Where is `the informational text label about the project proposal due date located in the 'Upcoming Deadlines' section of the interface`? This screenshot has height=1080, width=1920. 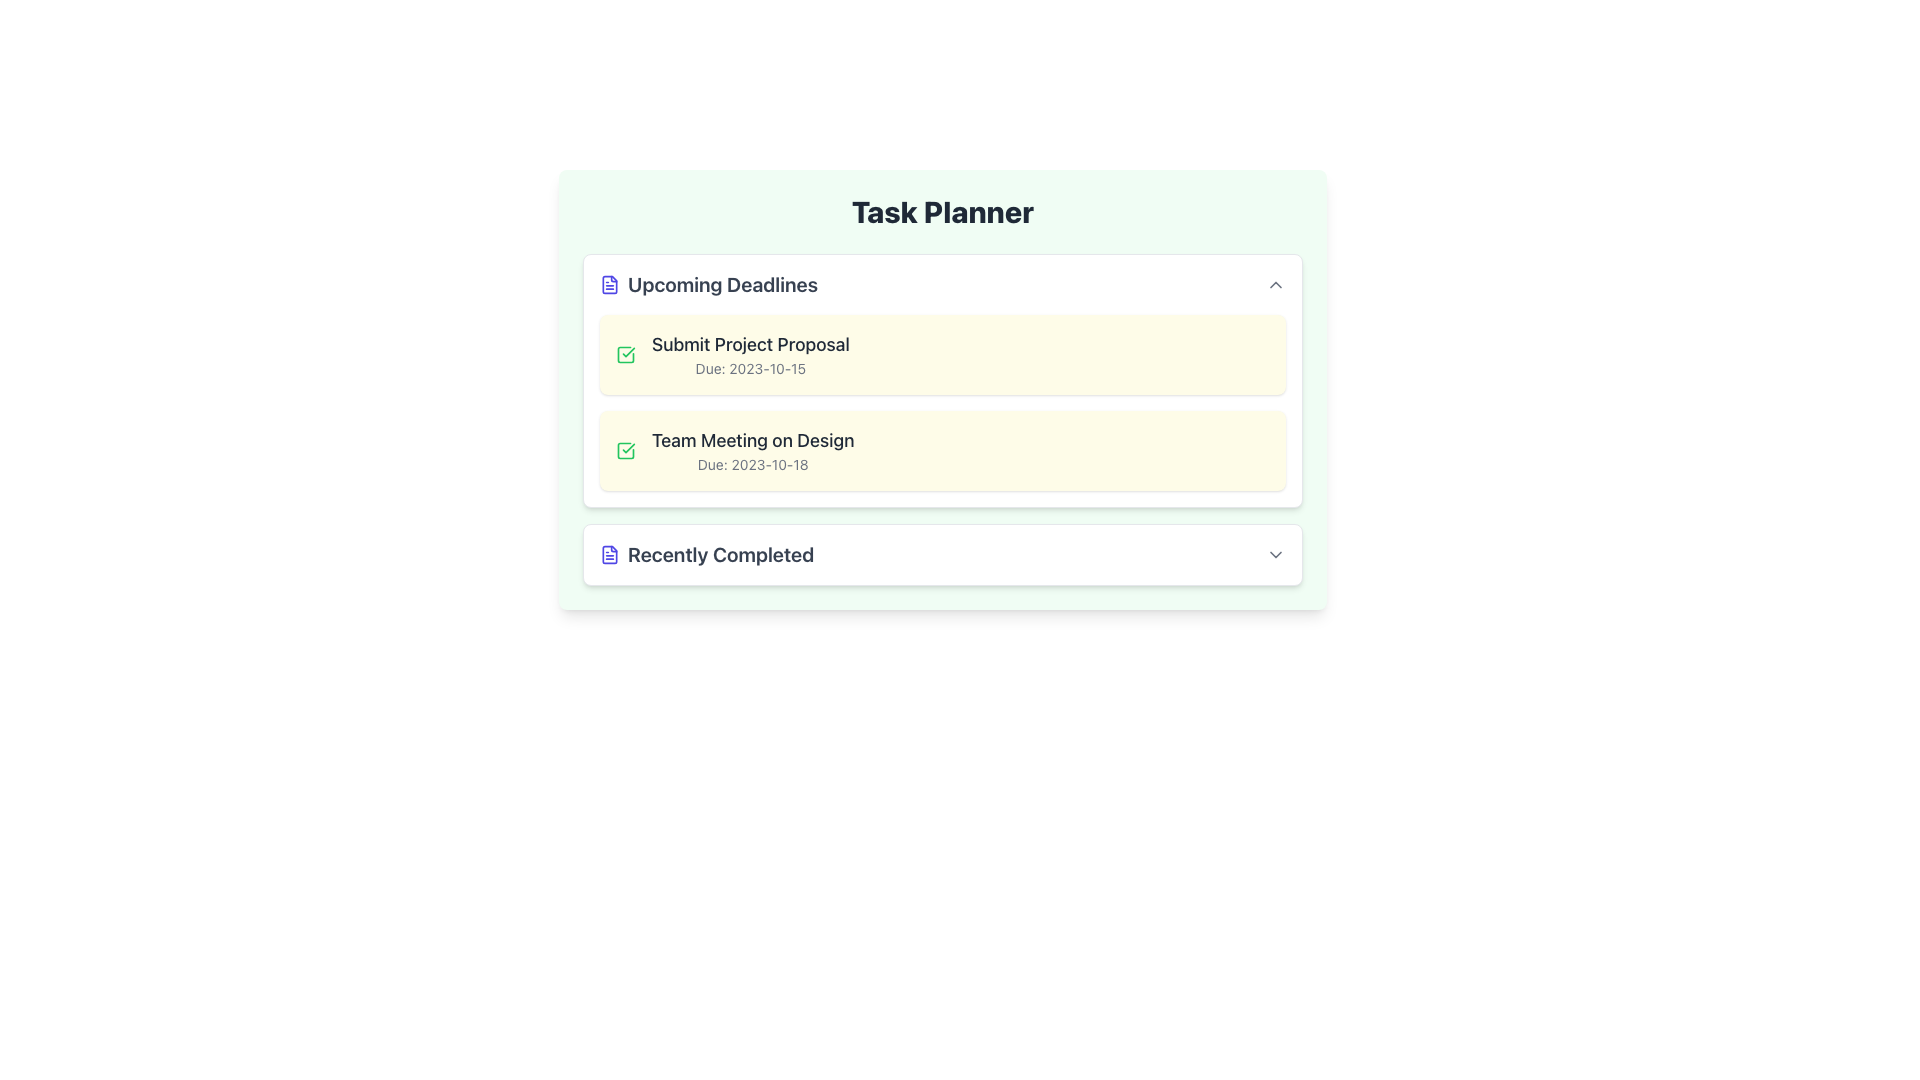
the informational text label about the project proposal due date located in the 'Upcoming Deadlines' section of the interface is located at coordinates (749, 353).